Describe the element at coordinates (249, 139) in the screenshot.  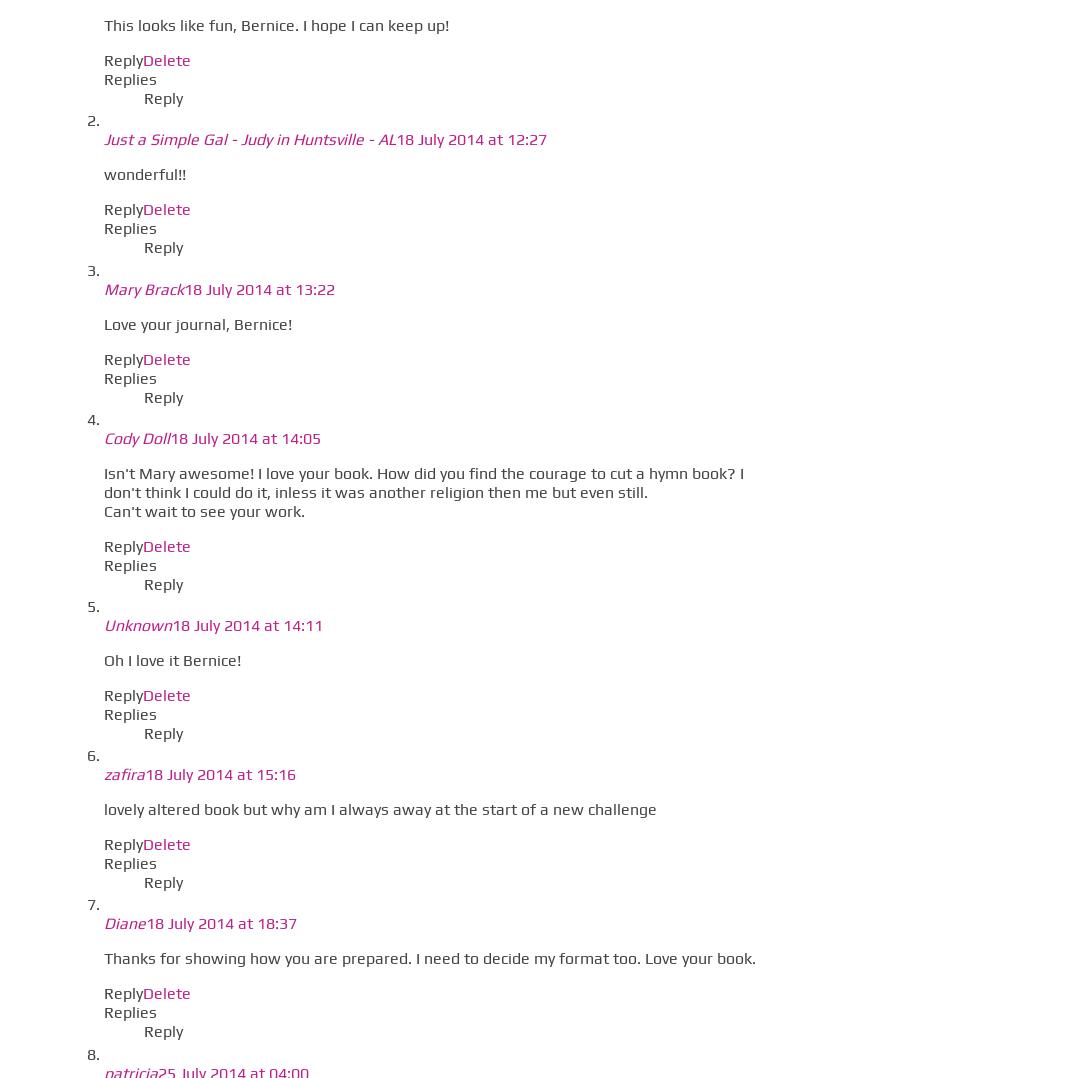
I see `'Just a Simple Gal - Judy in Huntsville - AL'` at that location.